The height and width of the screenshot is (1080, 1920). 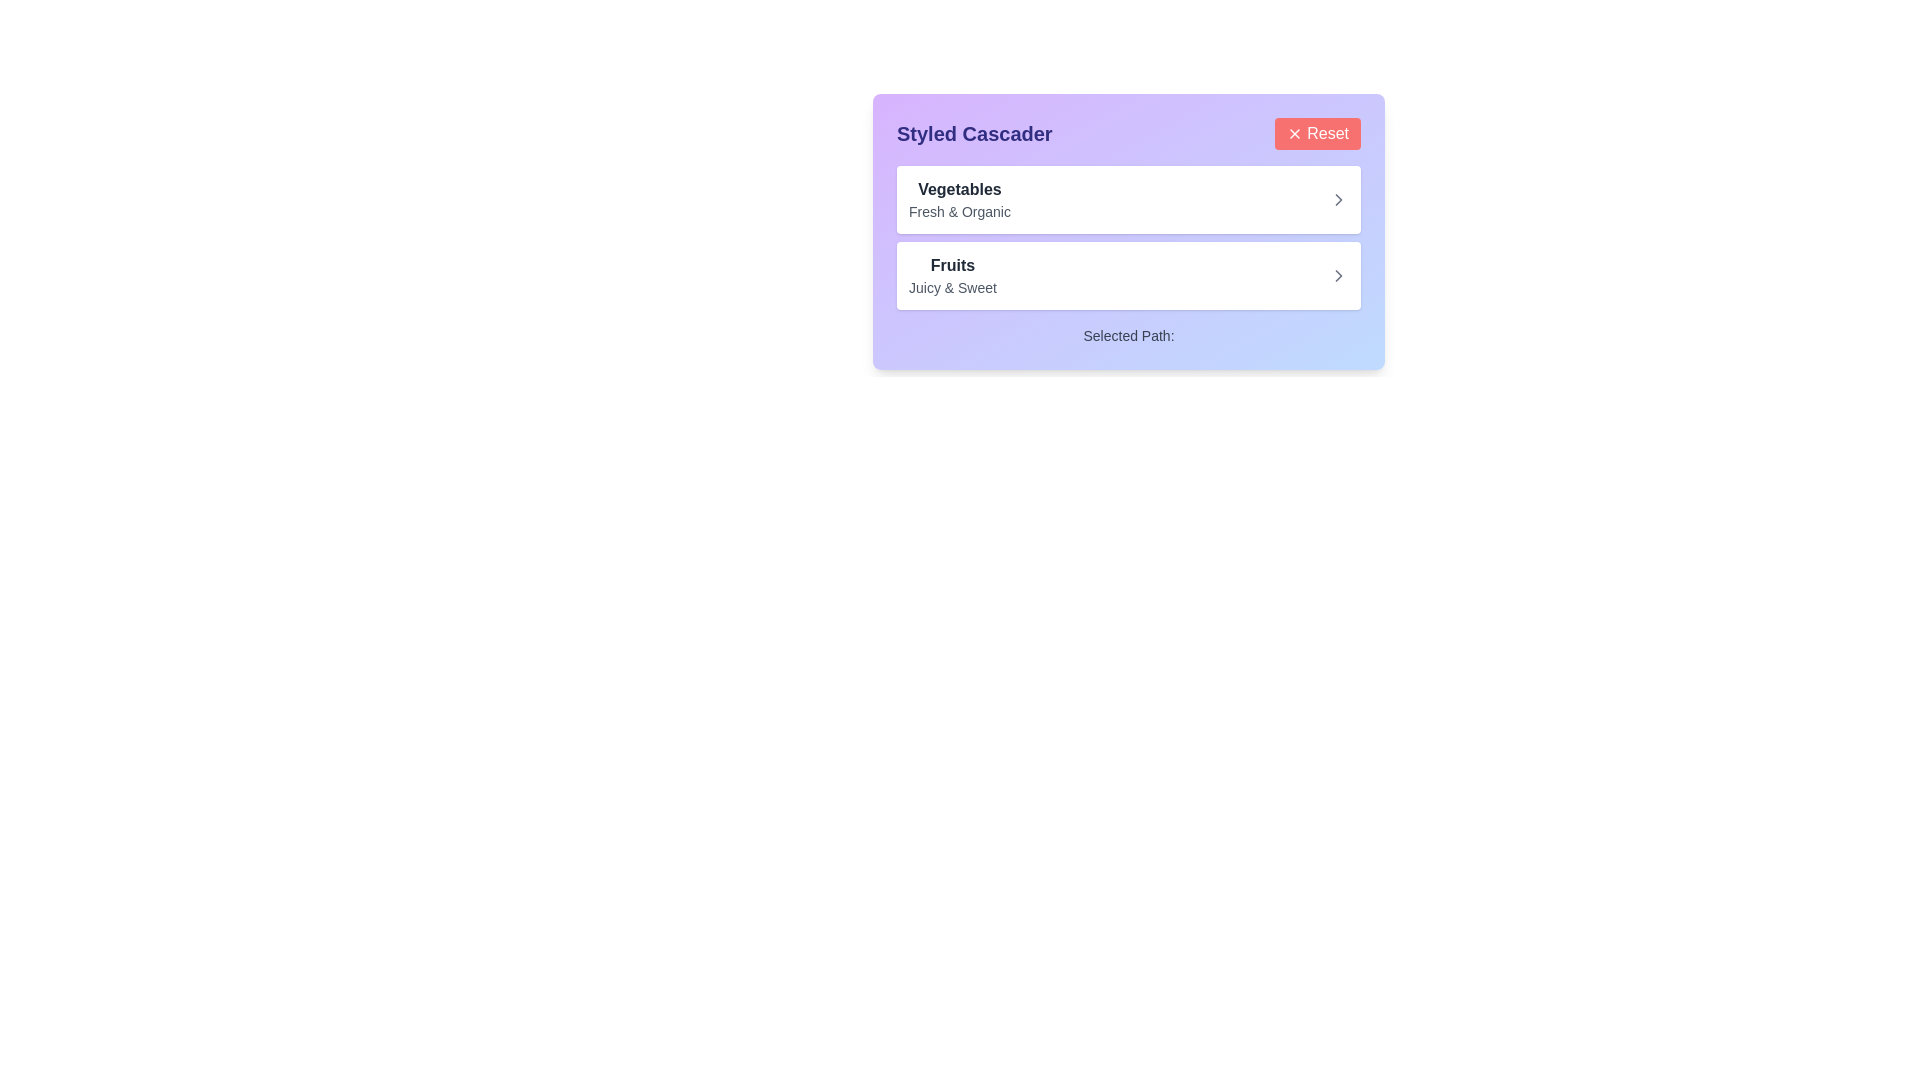 What do you see at coordinates (1339, 276) in the screenshot?
I see `the right-pointing chevron icon, which is styled in gray and located to the right of the text 'Juicy & Sweet'` at bounding box center [1339, 276].